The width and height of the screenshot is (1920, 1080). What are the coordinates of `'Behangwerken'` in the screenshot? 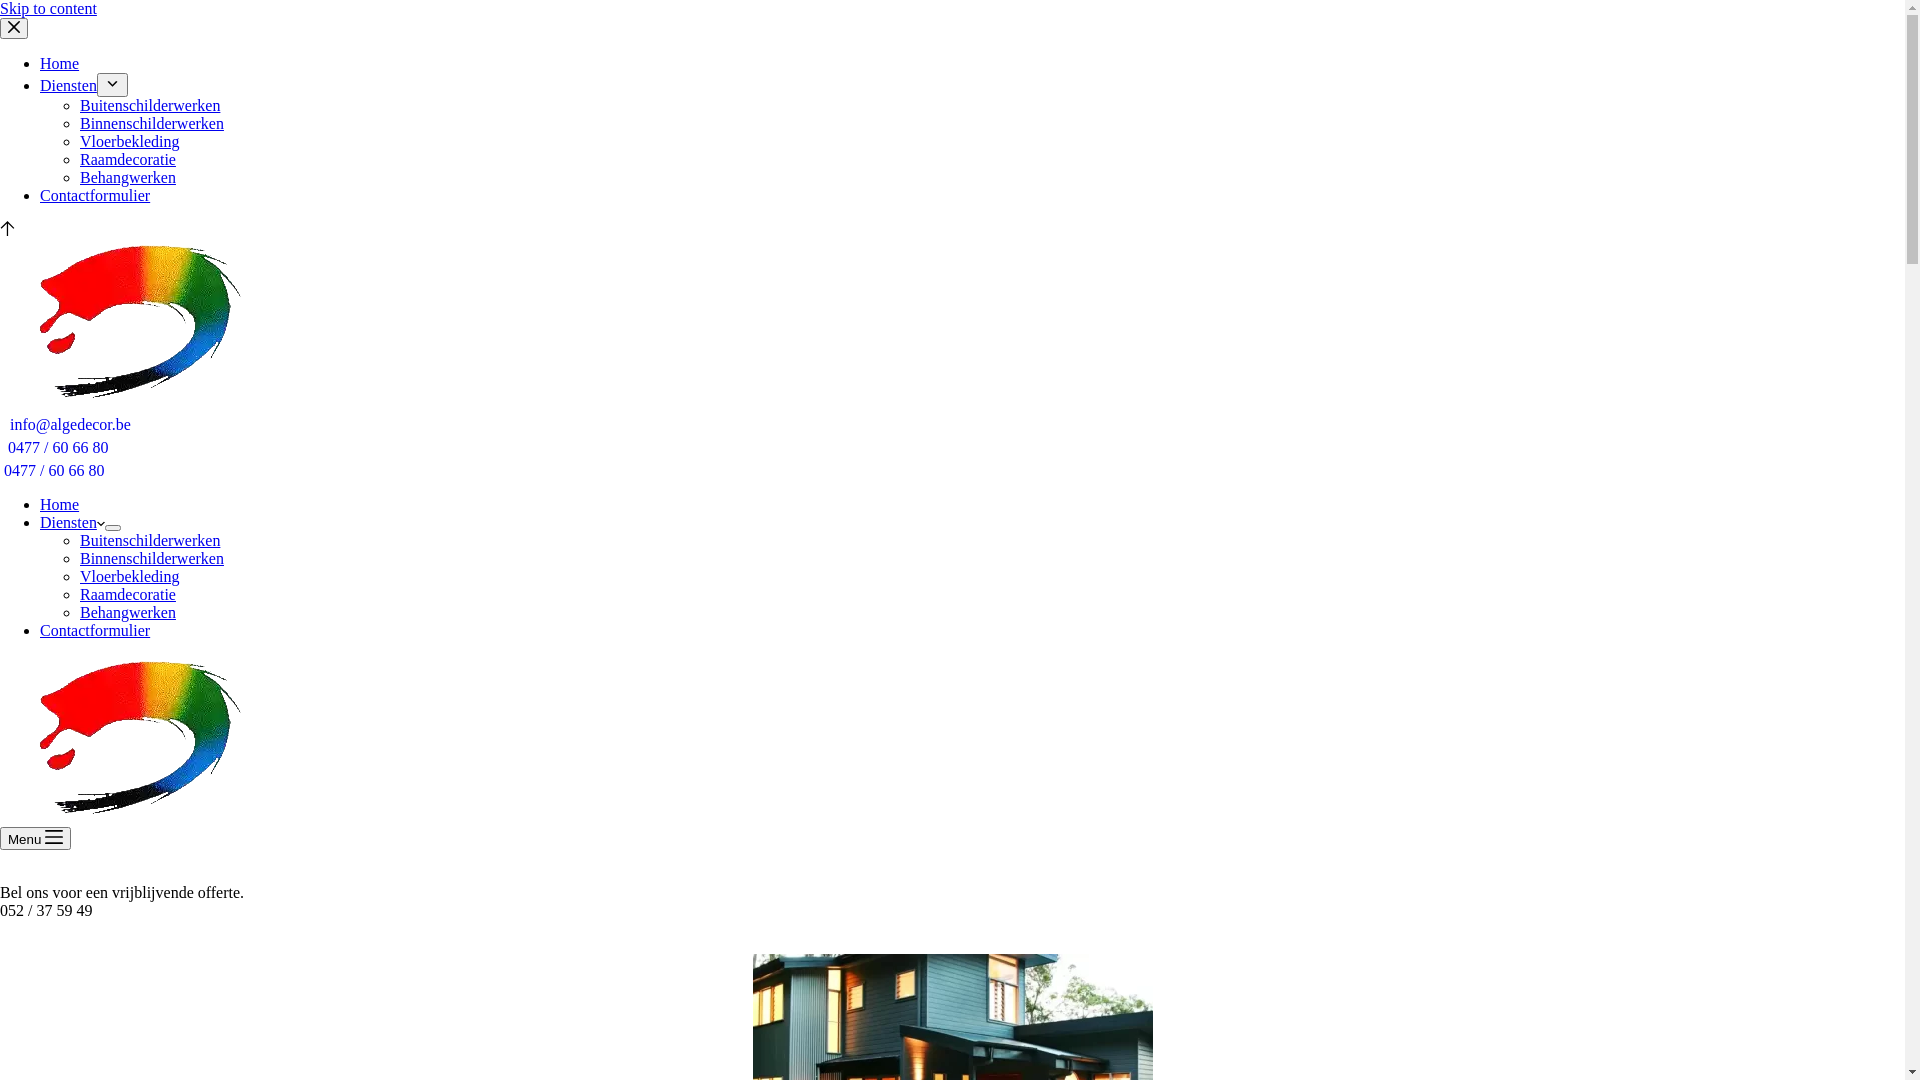 It's located at (80, 611).